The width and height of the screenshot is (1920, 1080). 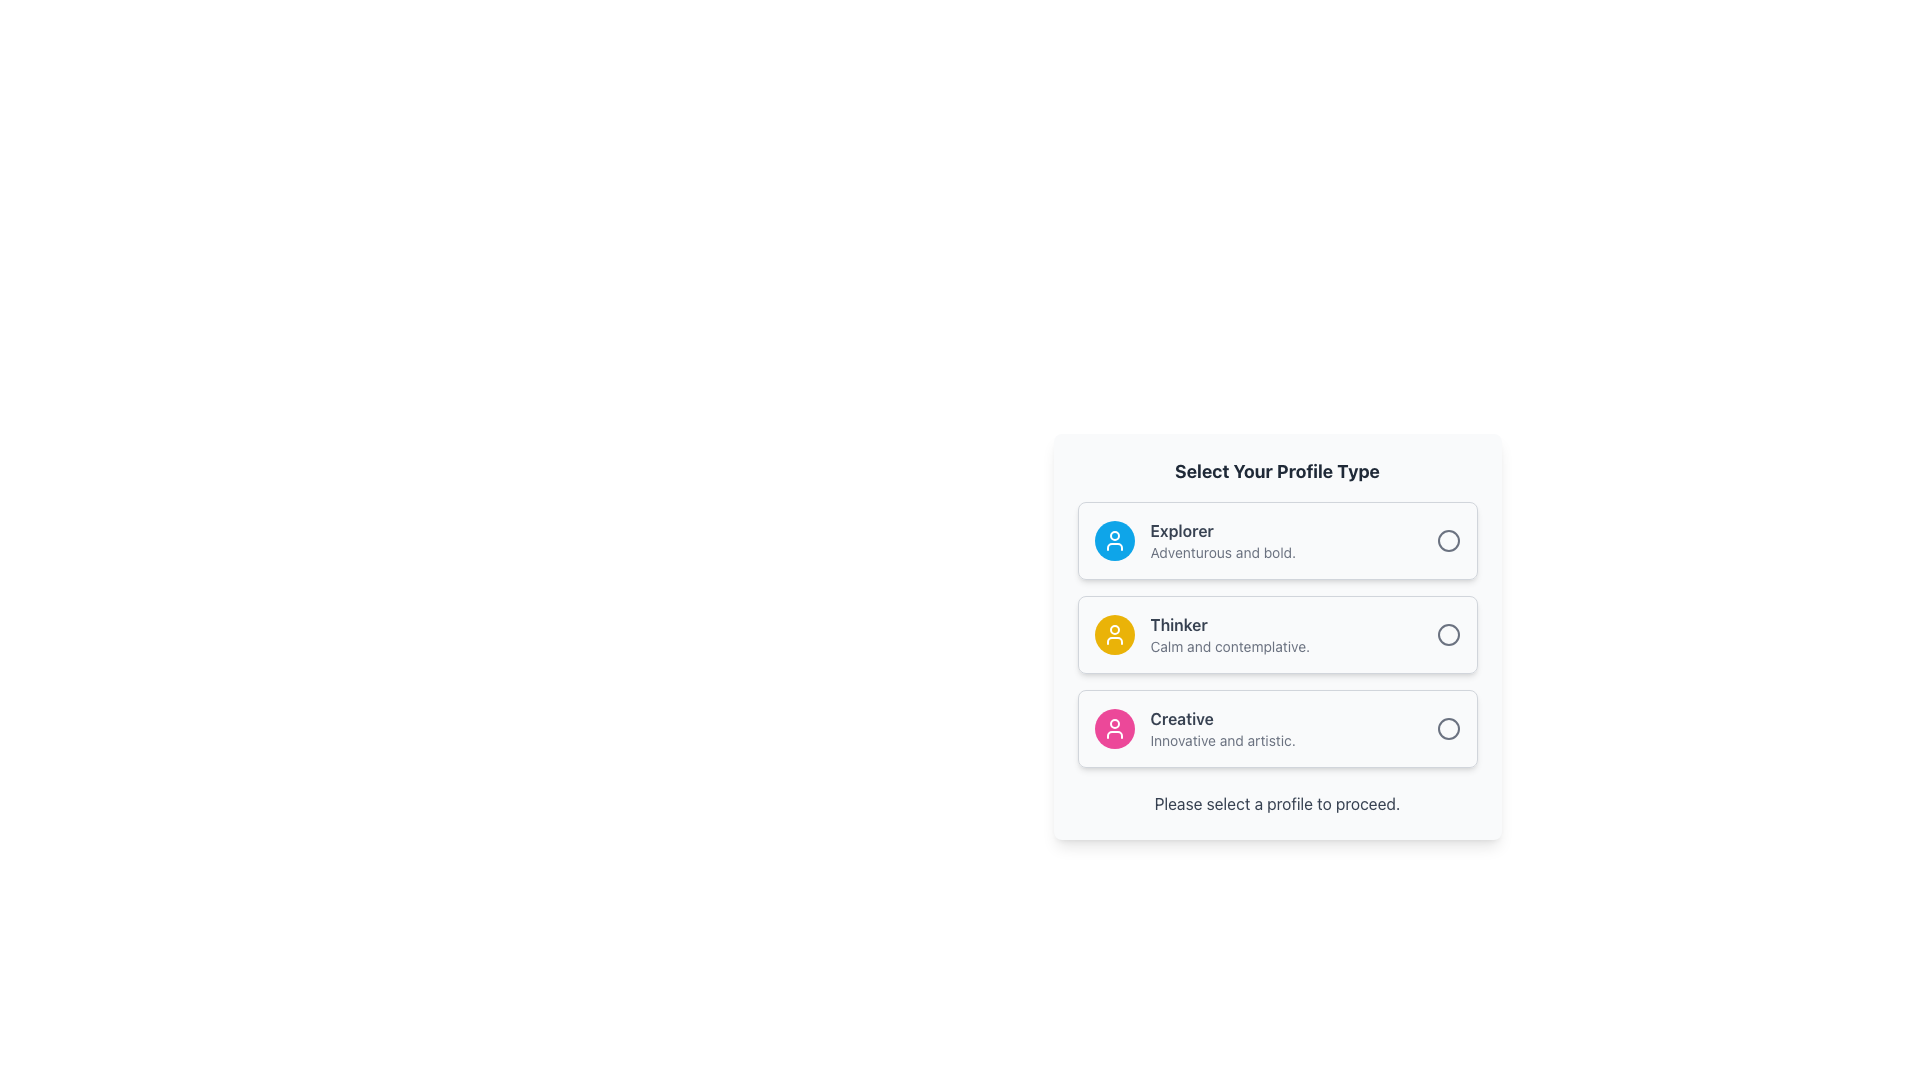 I want to click on the circular icon with a pink background and a white outline of a person, located in the third profile card option next to the text 'Creative', so click(x=1113, y=729).